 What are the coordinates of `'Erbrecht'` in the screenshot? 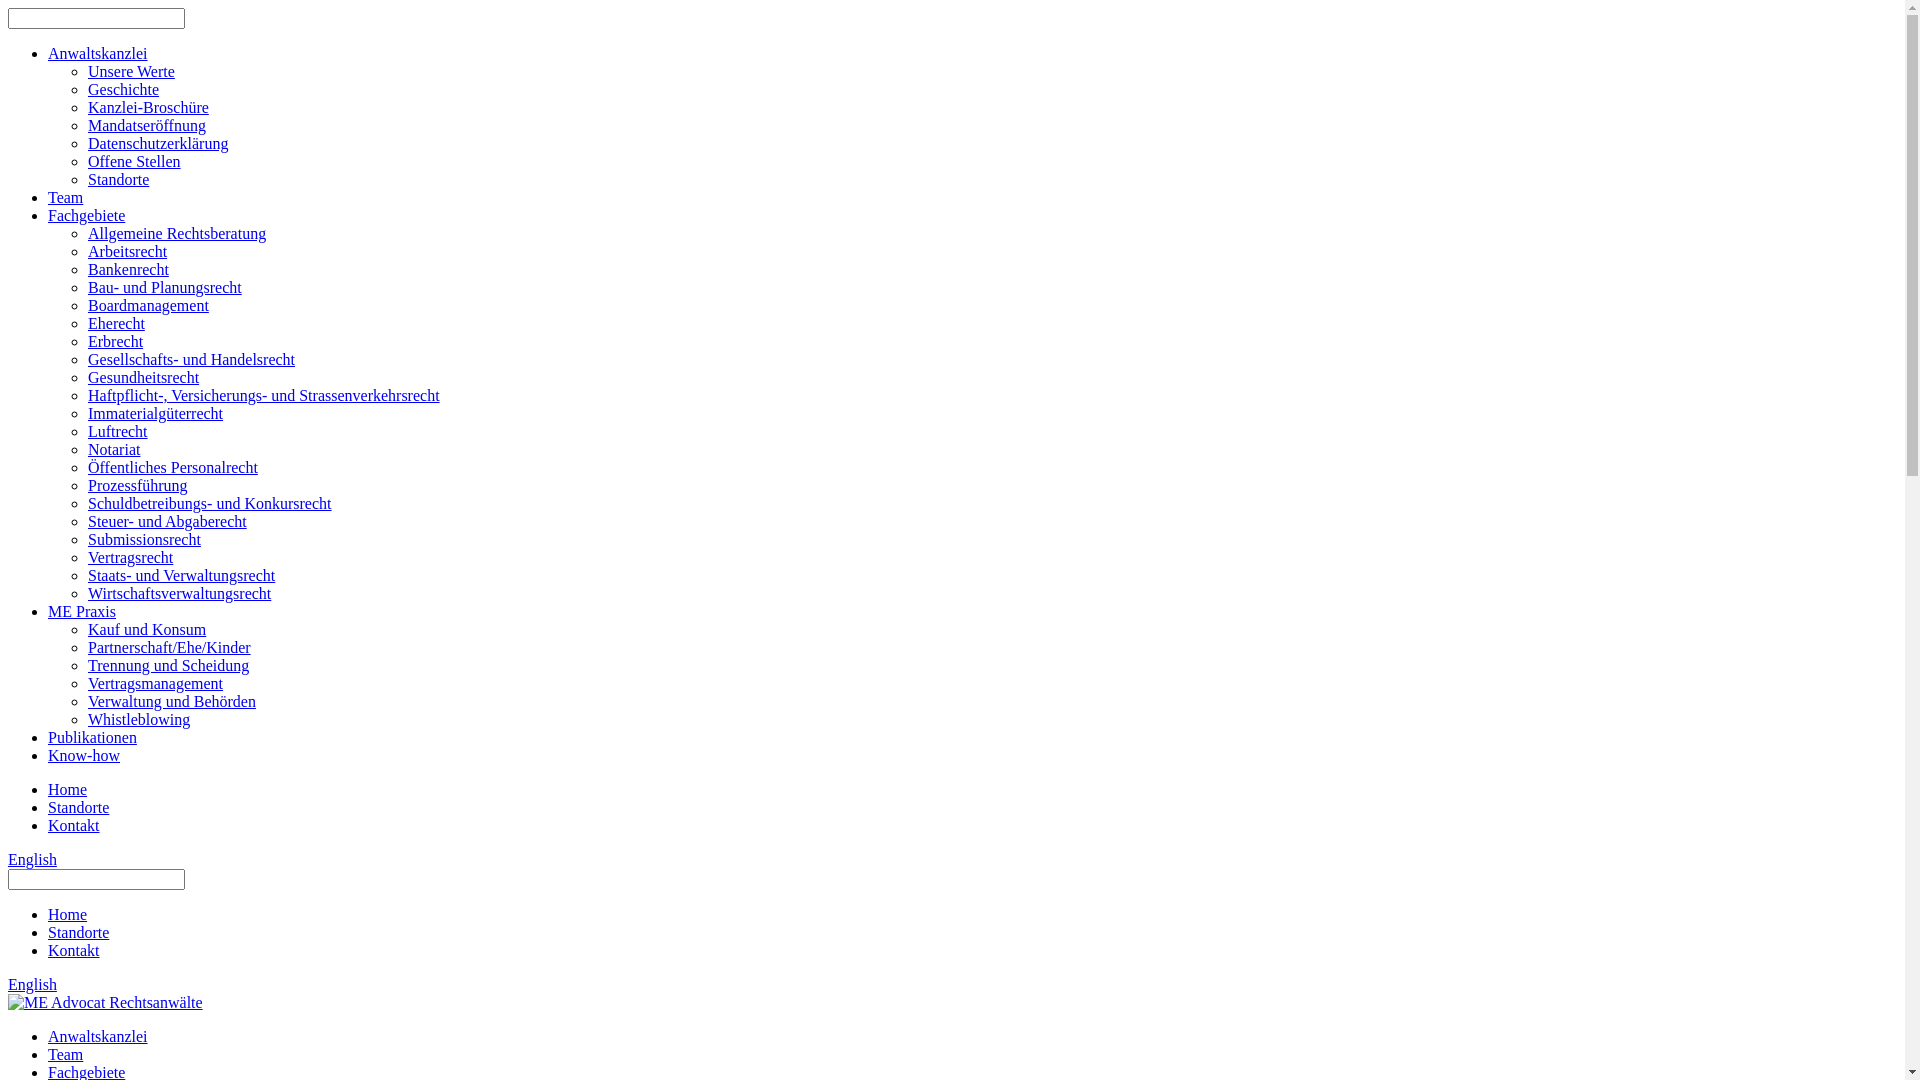 It's located at (114, 340).